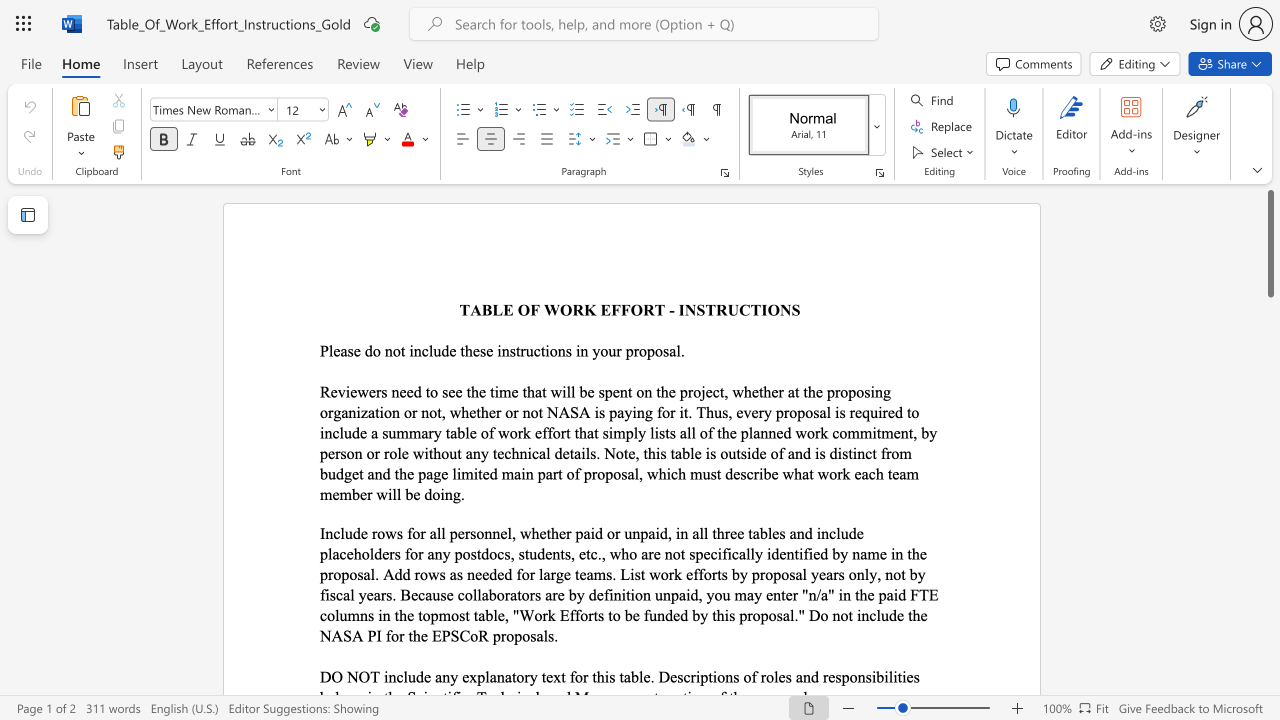 The width and height of the screenshot is (1280, 720). Describe the element at coordinates (1269, 678) in the screenshot. I see `the scrollbar to move the page down` at that location.